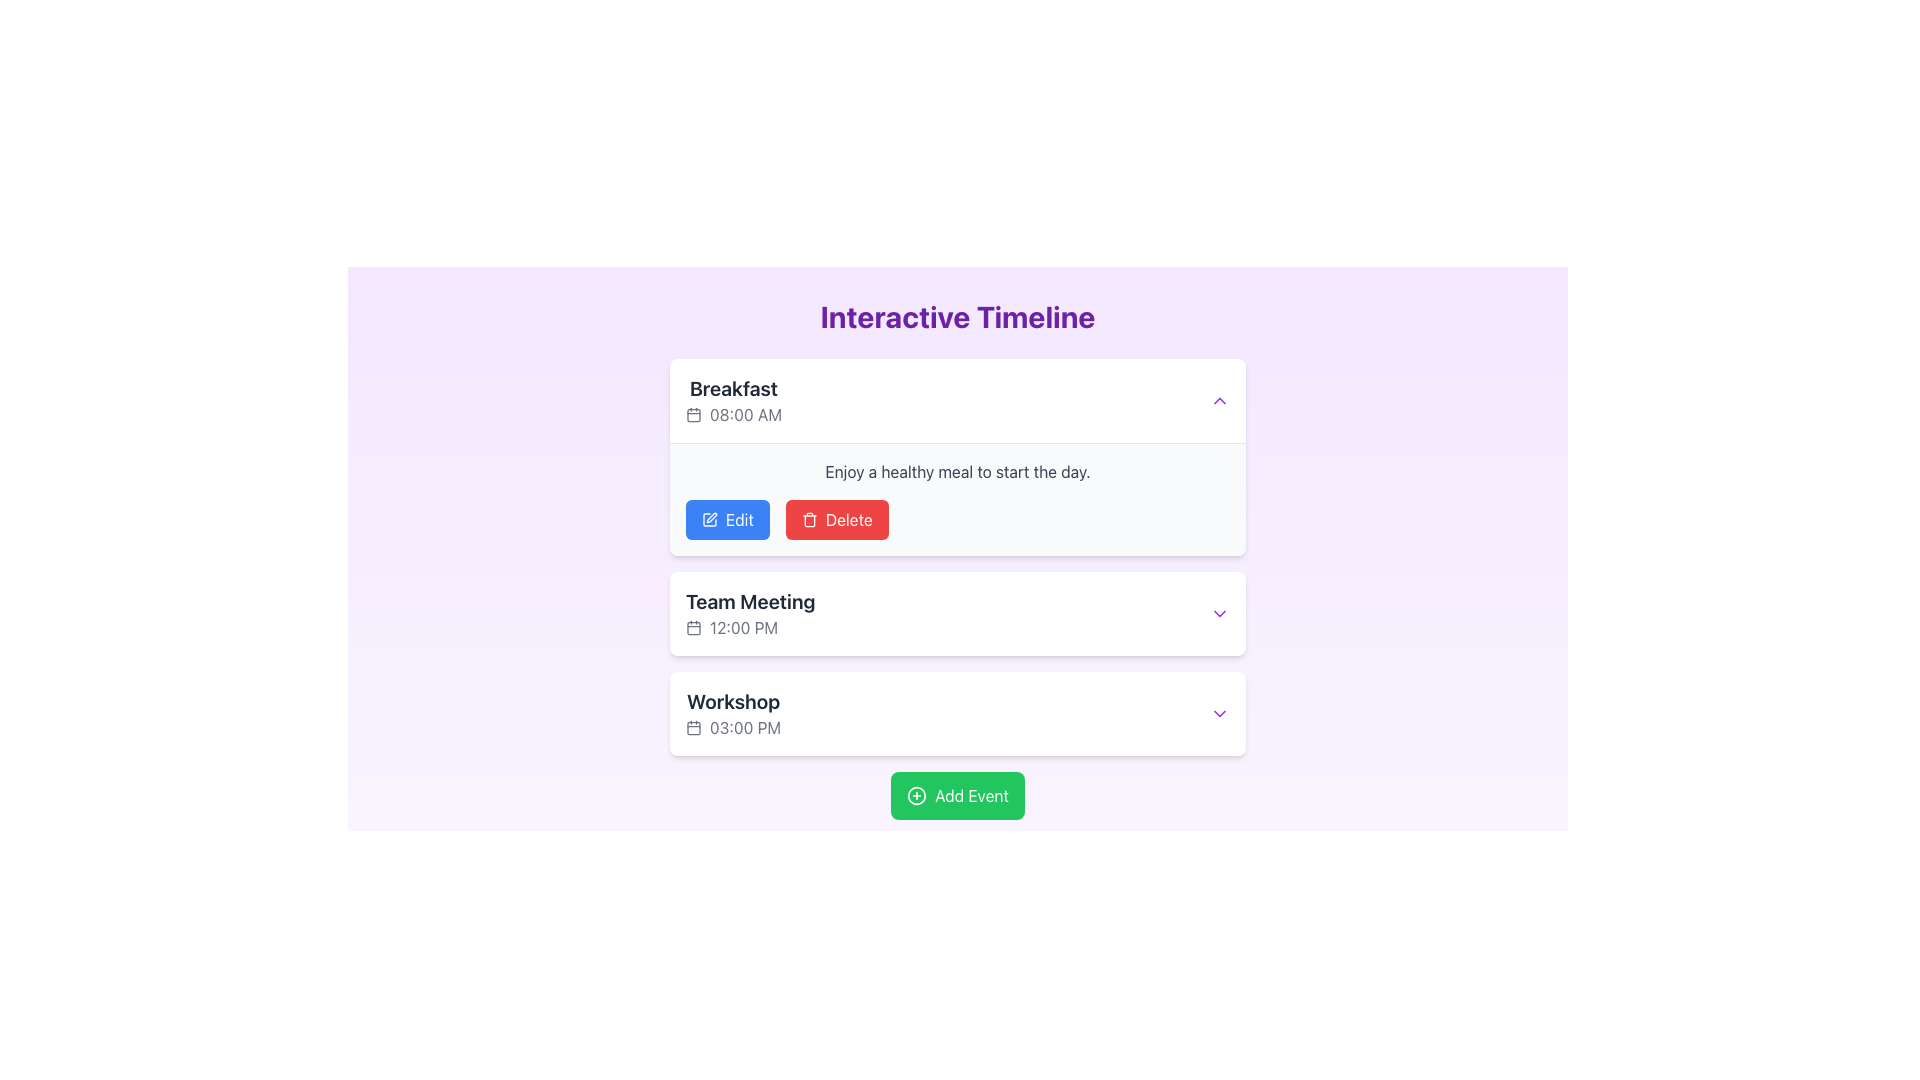  Describe the element at coordinates (732, 728) in the screenshot. I see `the non-interactive informational text displaying the time of the 'Workshop' event in the timeline, located below the 'Workshop' title` at that location.